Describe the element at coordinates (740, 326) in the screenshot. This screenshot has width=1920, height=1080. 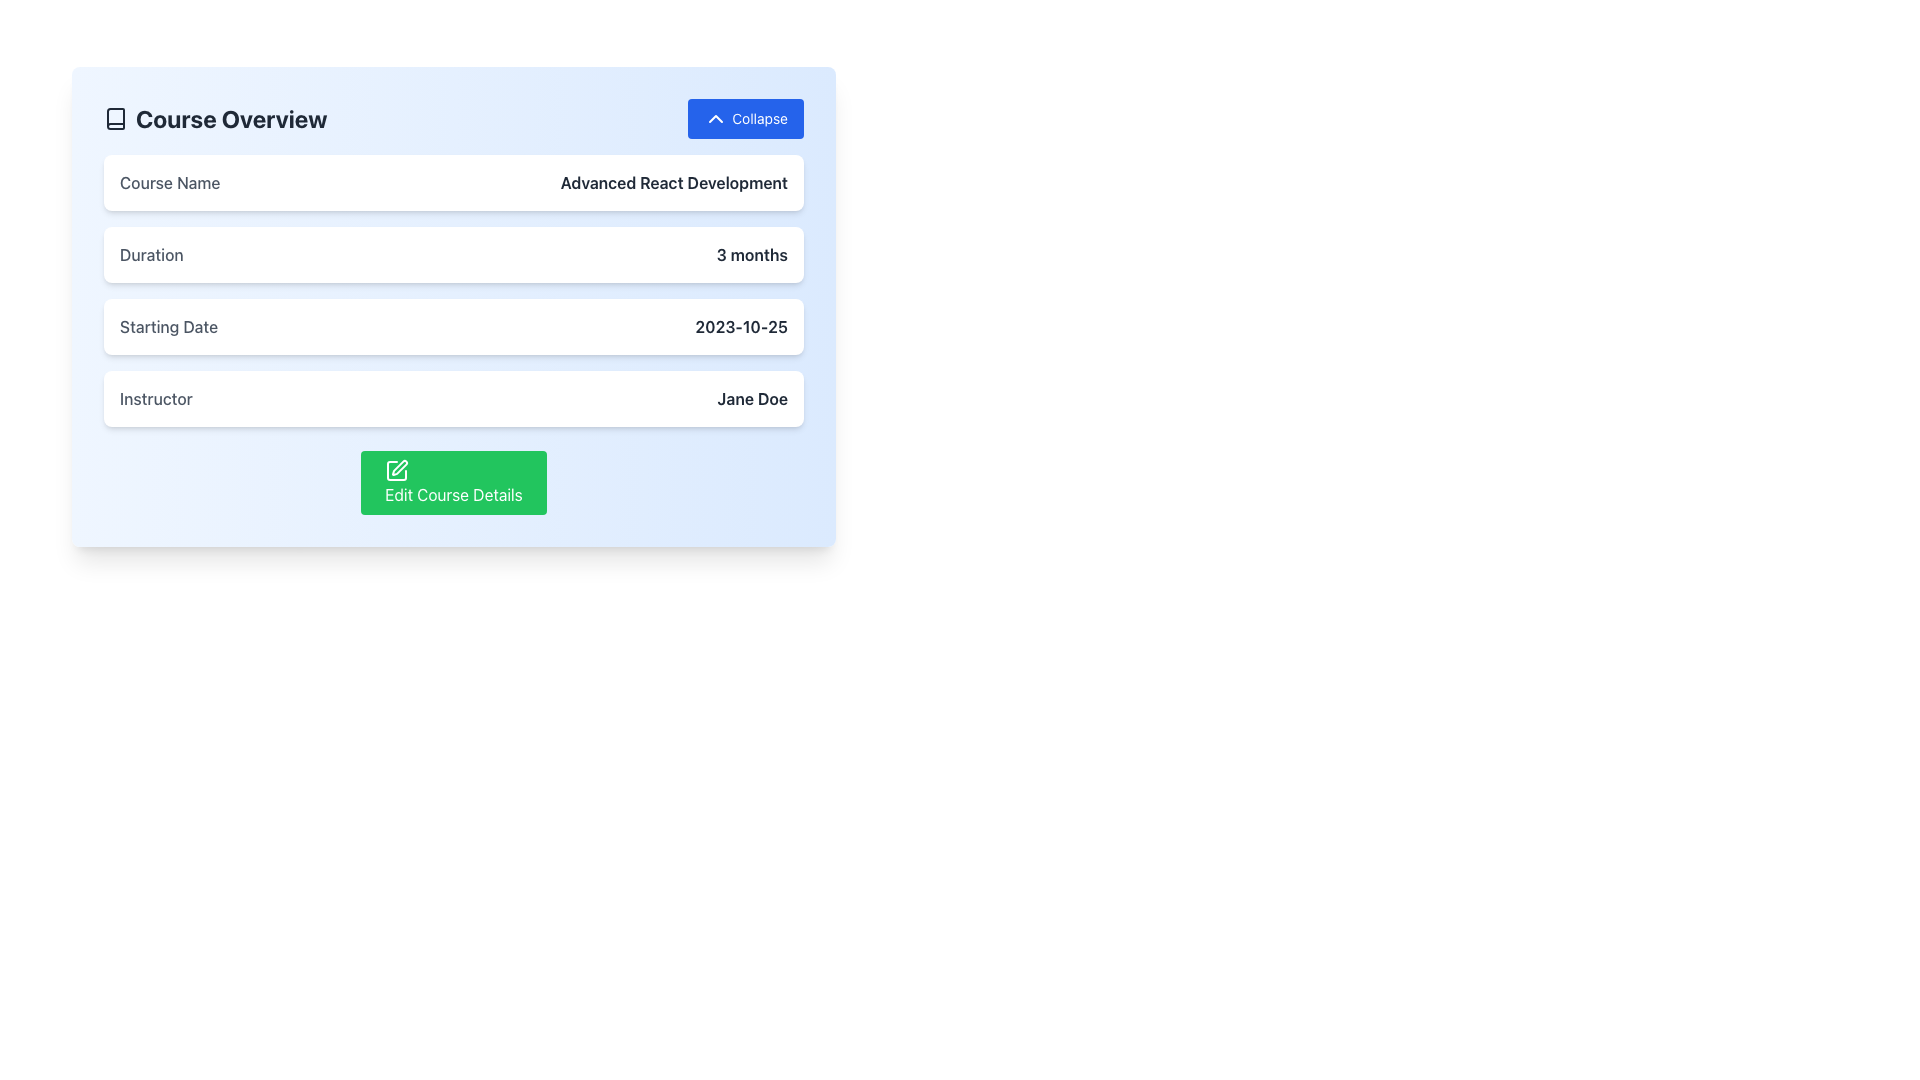
I see `the static text displaying the starting date of the course, located in the bottom-right corner of the 'Course Overview' panel` at that location.